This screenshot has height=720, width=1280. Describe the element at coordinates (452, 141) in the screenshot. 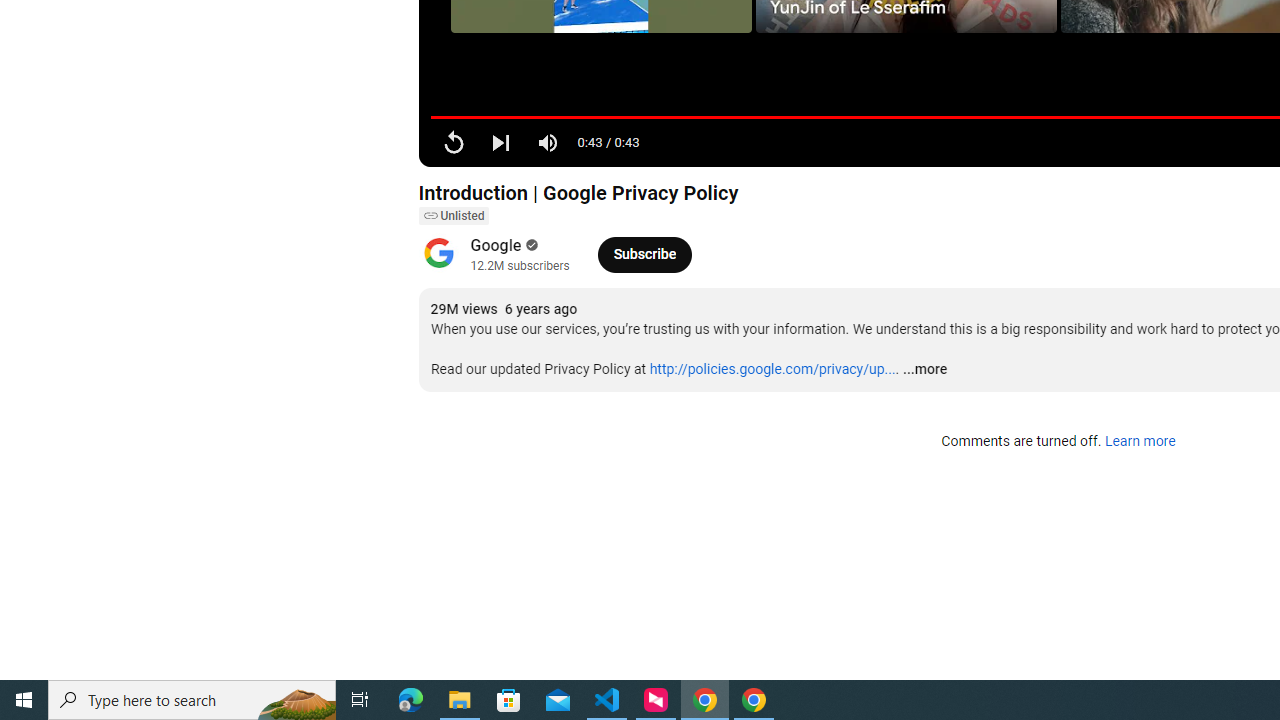

I see `'Pause (k)'` at that location.